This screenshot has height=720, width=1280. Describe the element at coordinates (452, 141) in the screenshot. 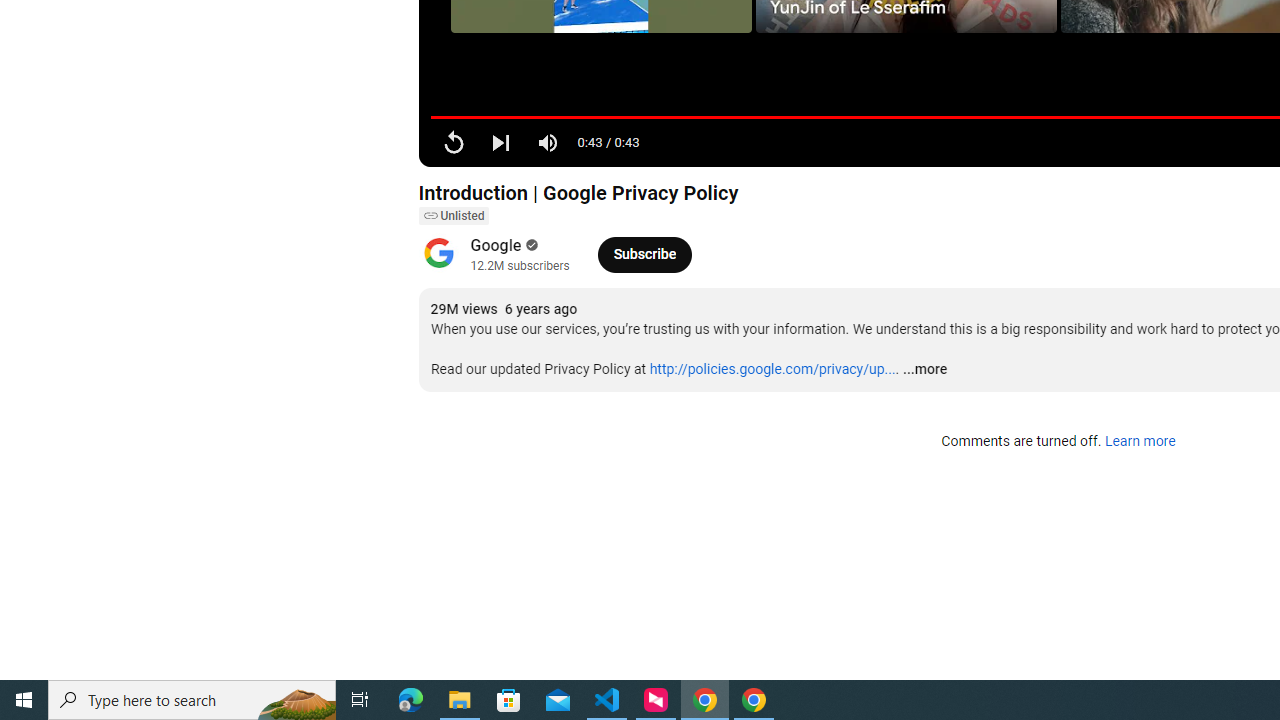

I see `'Pause (k)'` at that location.